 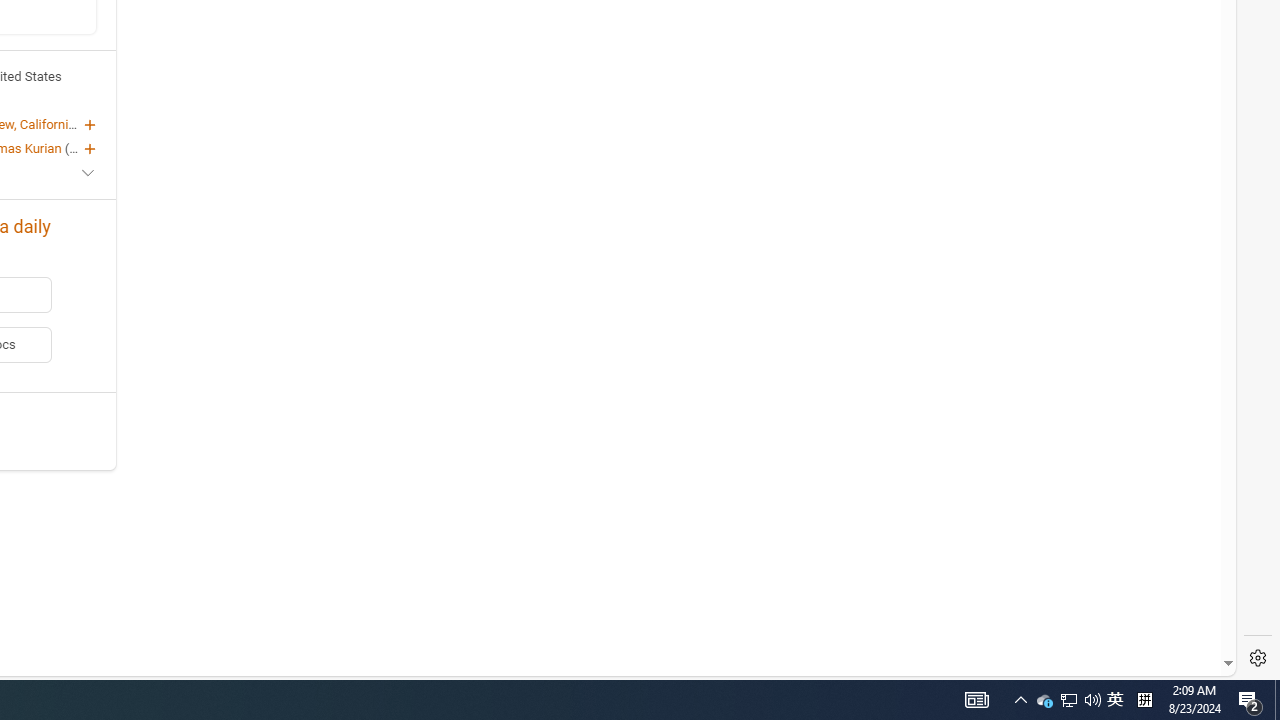 What do you see at coordinates (80, 146) in the screenshot?
I see `'CEO'` at bounding box center [80, 146].